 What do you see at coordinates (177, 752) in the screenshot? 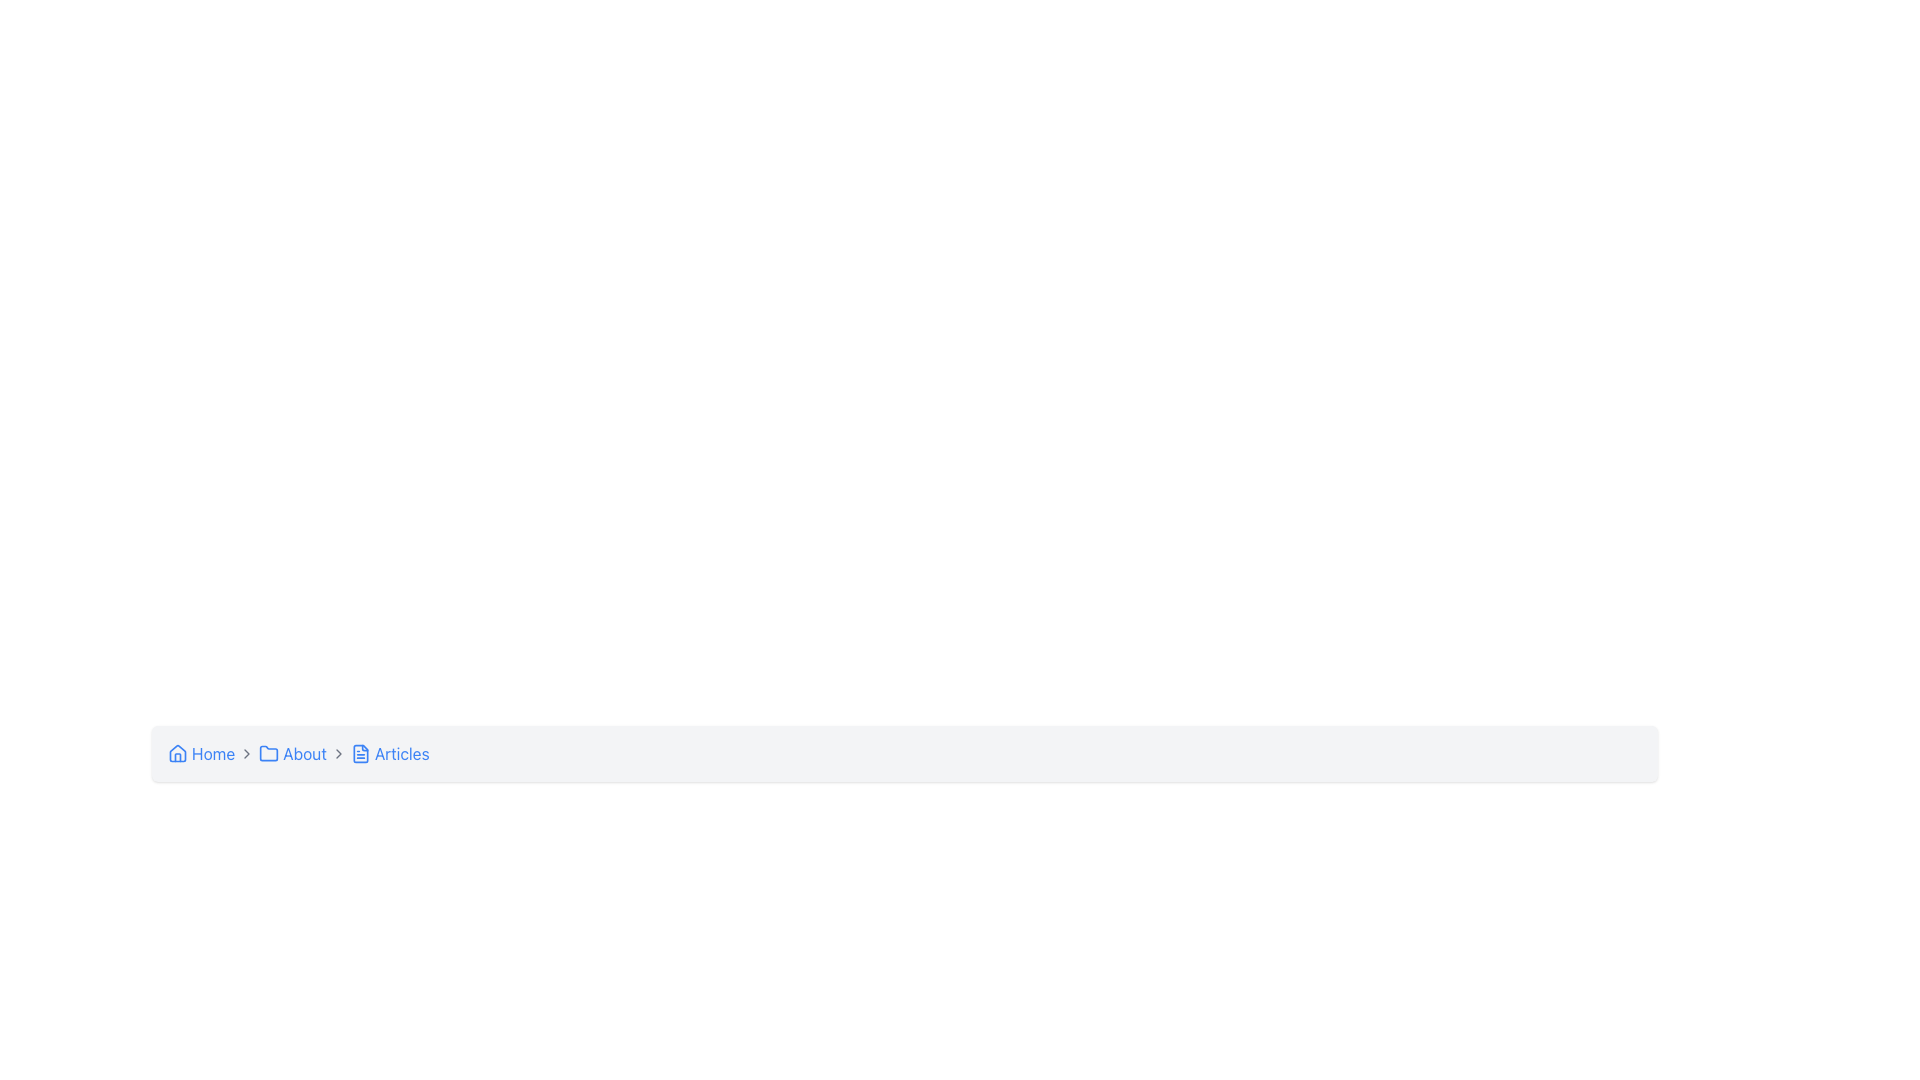
I see `the house icon in the breadcrumb navigation bar` at bounding box center [177, 752].